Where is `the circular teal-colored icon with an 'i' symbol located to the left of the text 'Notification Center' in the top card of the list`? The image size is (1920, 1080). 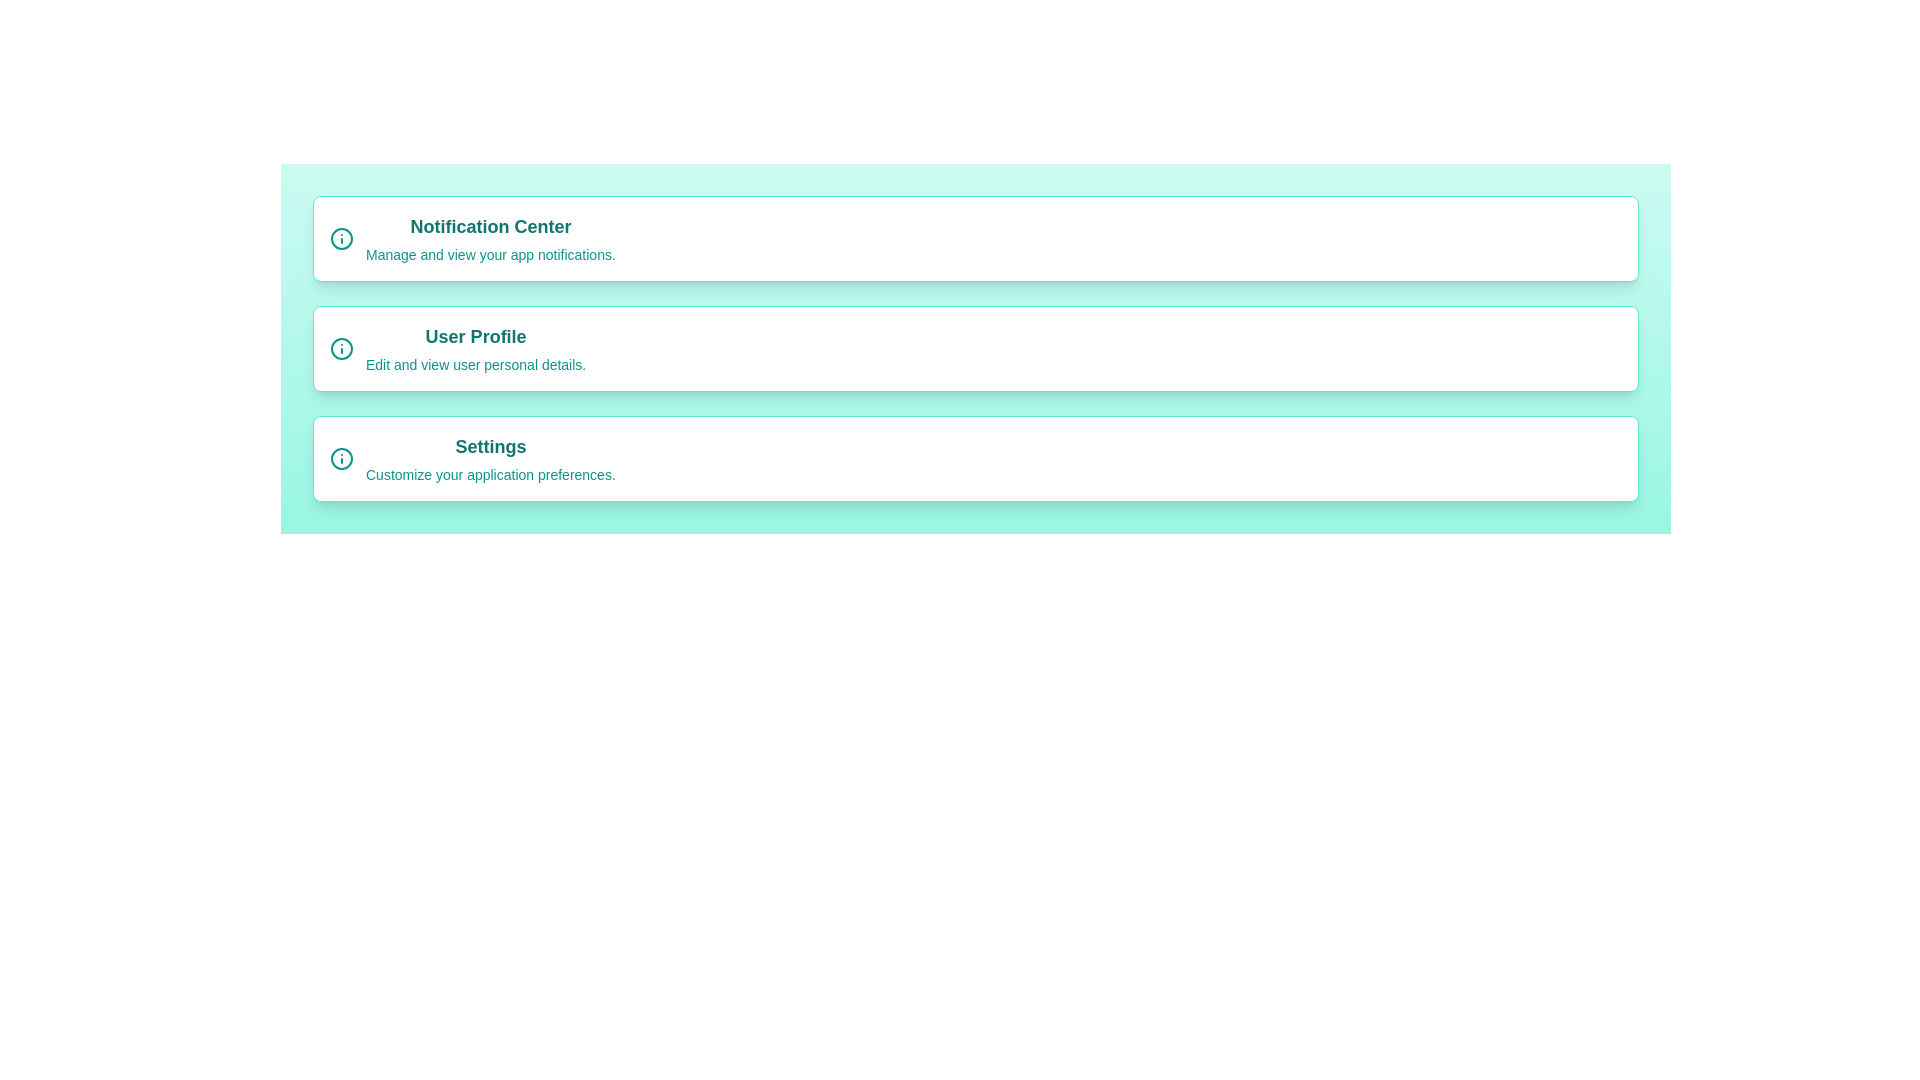
the circular teal-colored icon with an 'i' symbol located to the left of the text 'Notification Center' in the top card of the list is located at coordinates (341, 238).